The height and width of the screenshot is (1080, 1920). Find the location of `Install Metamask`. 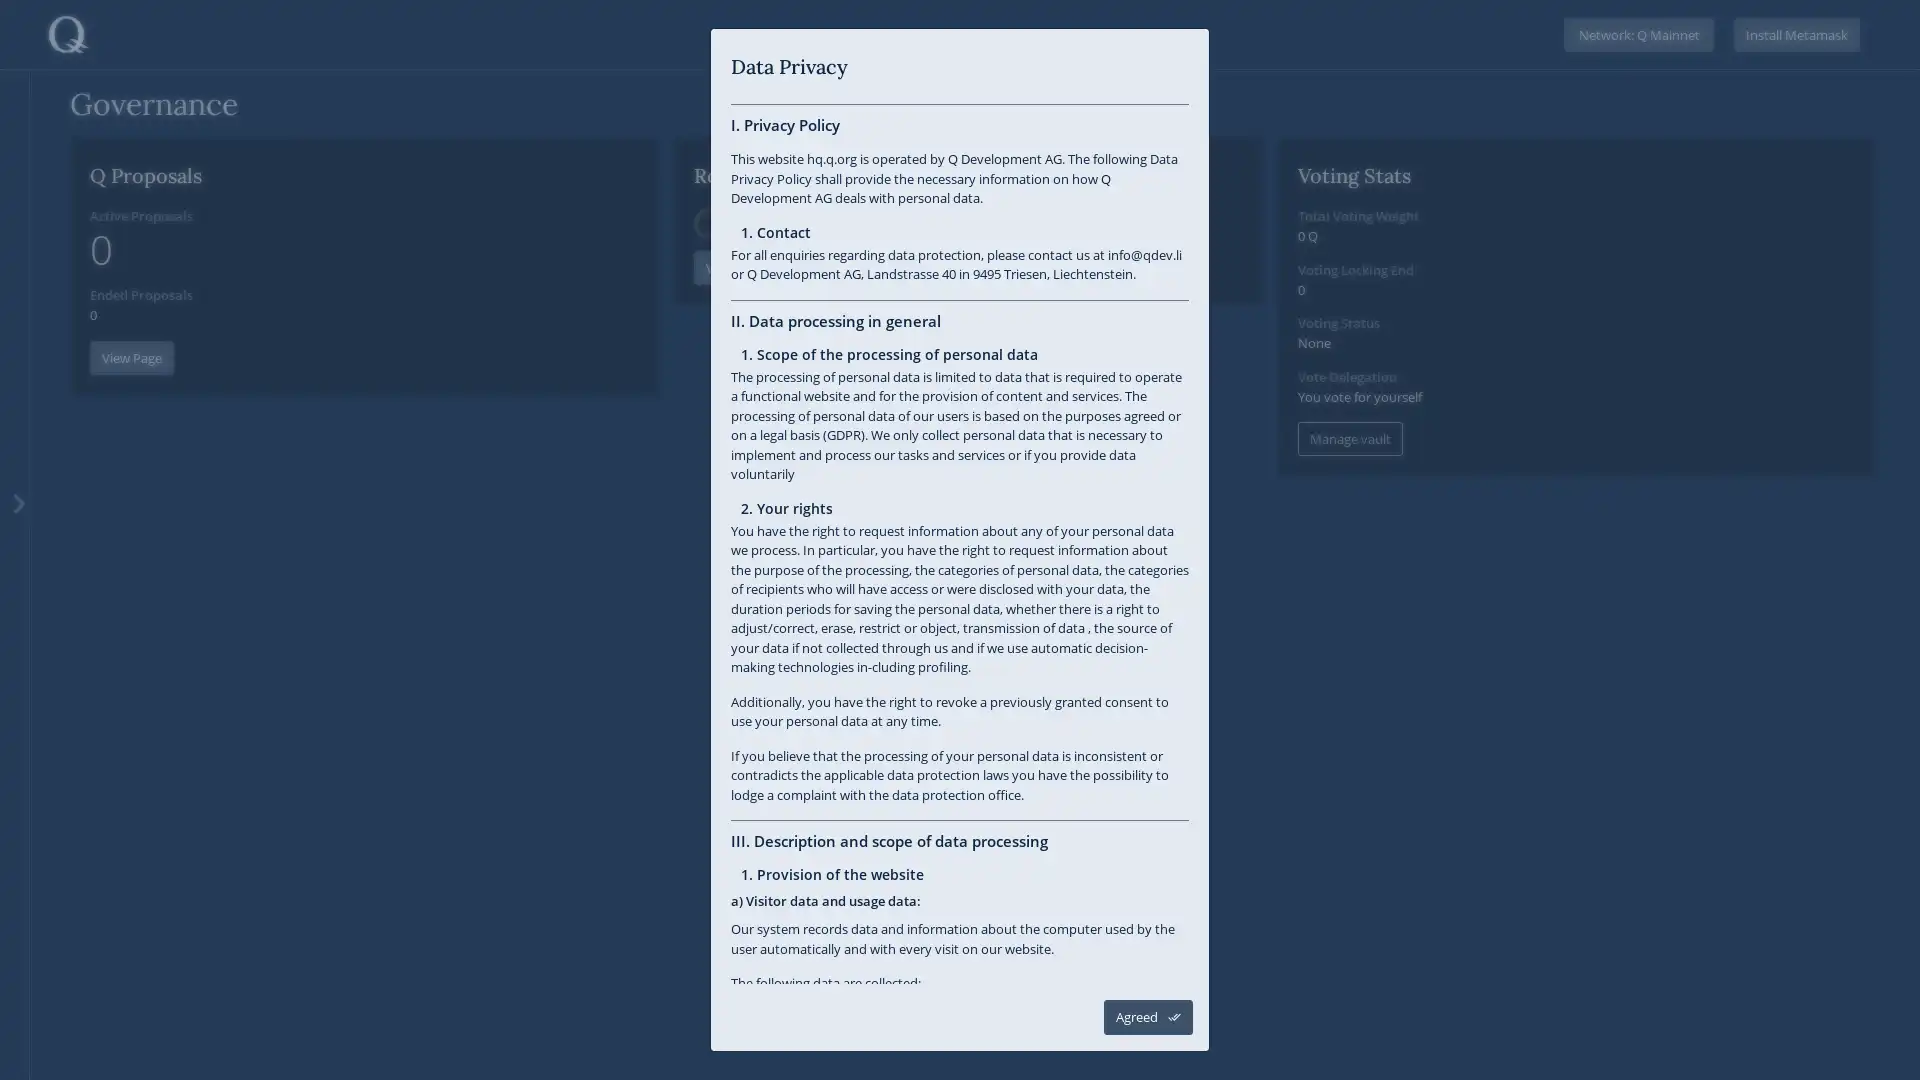

Install Metamask is located at coordinates (1796, 34).